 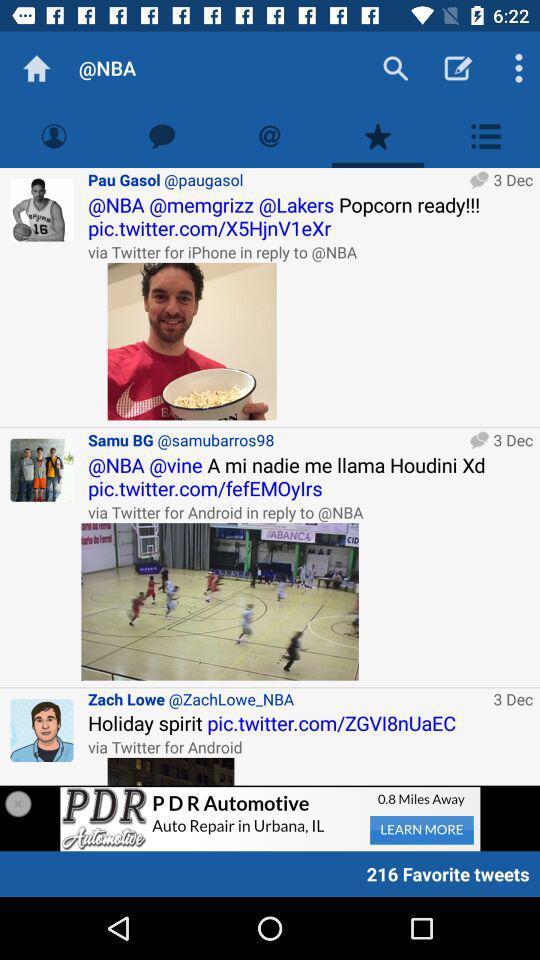 What do you see at coordinates (161, 135) in the screenshot?
I see `messages` at bounding box center [161, 135].